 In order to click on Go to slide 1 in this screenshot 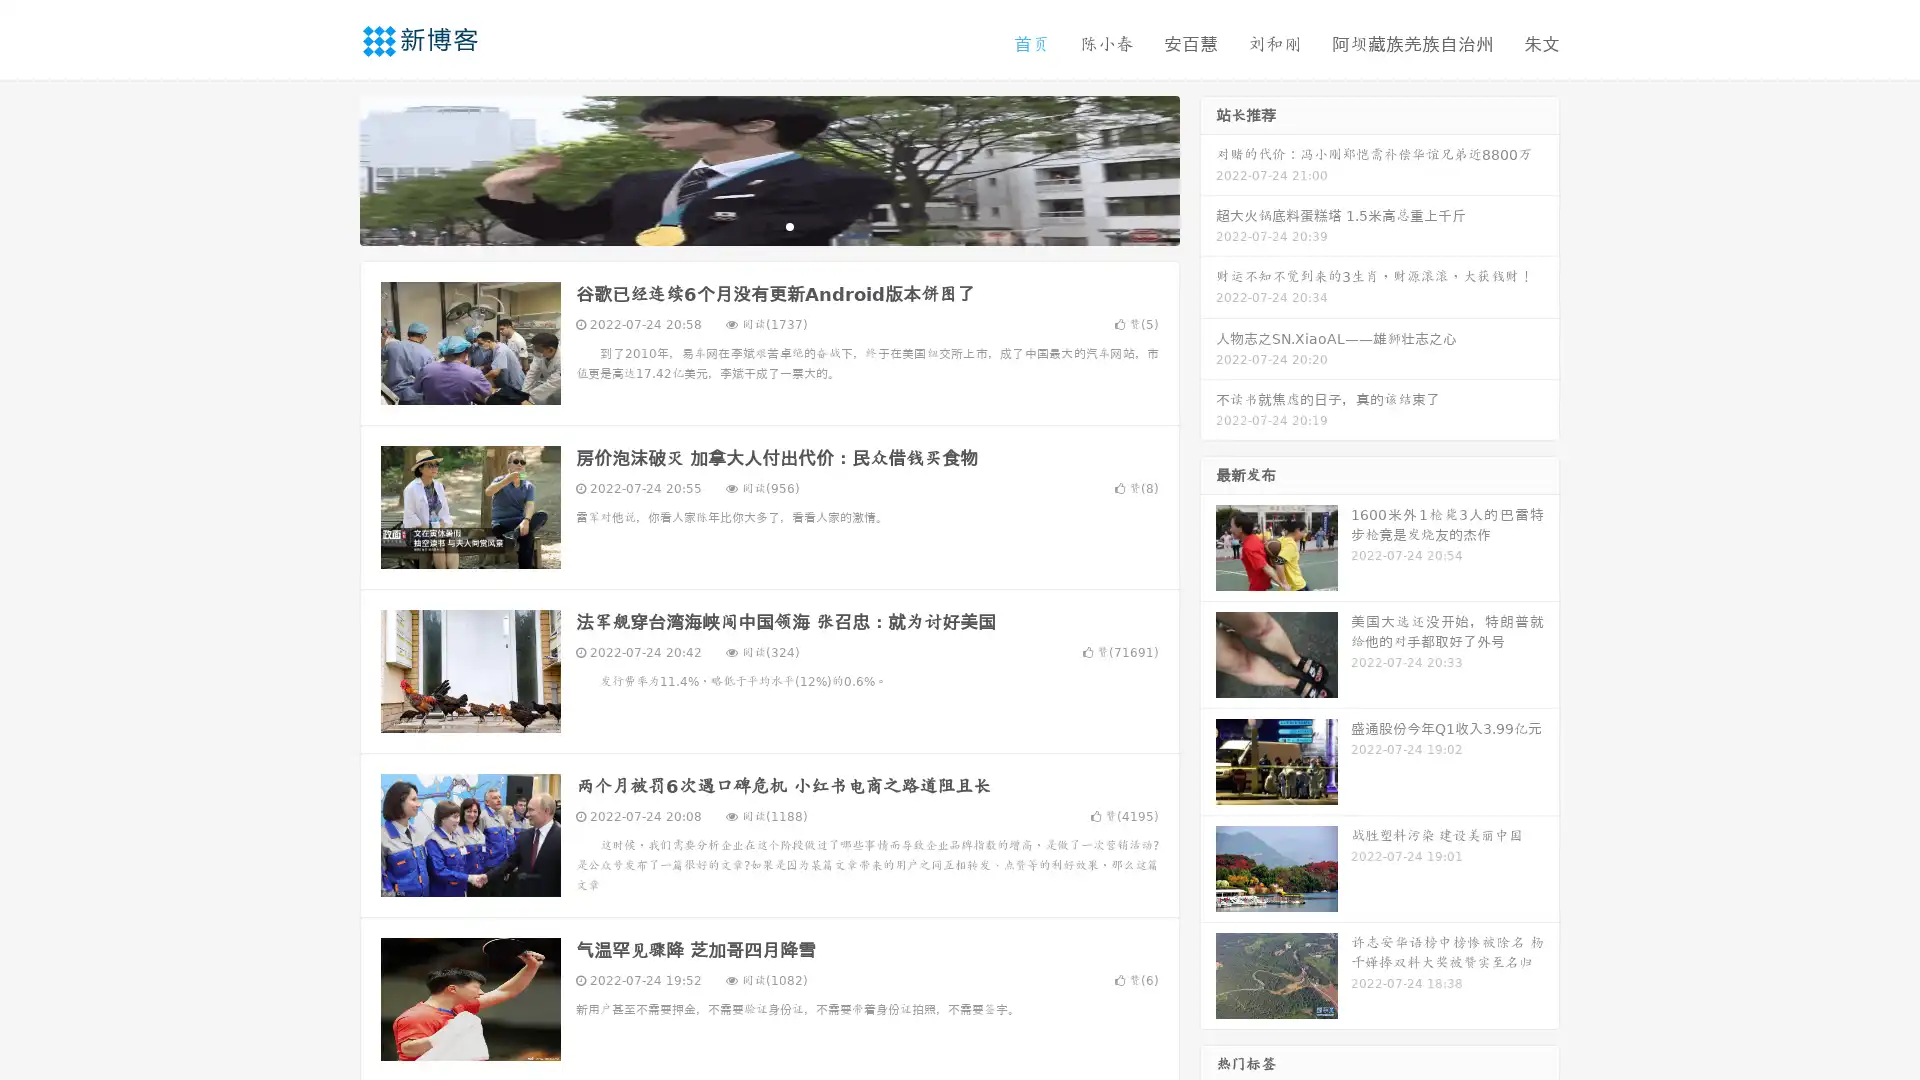, I will do `click(748, 225)`.